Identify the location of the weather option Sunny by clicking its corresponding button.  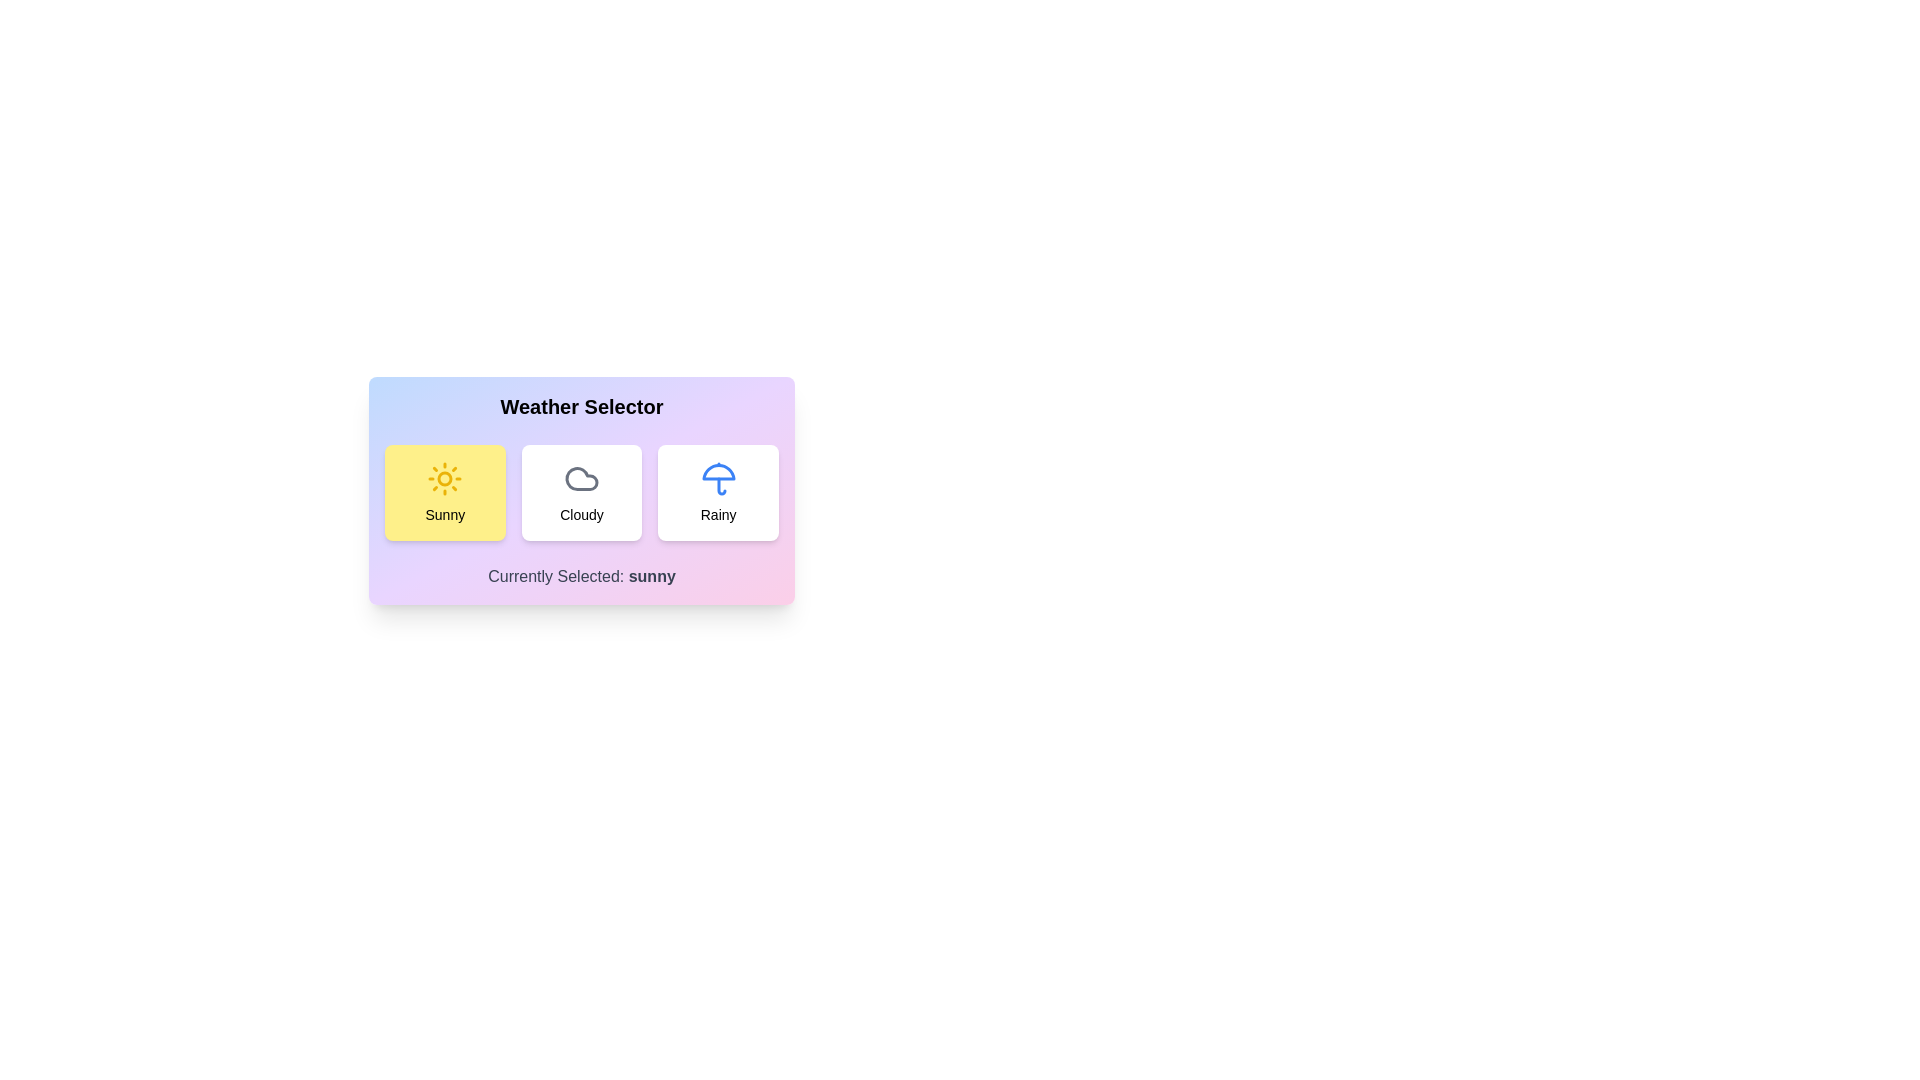
(444, 493).